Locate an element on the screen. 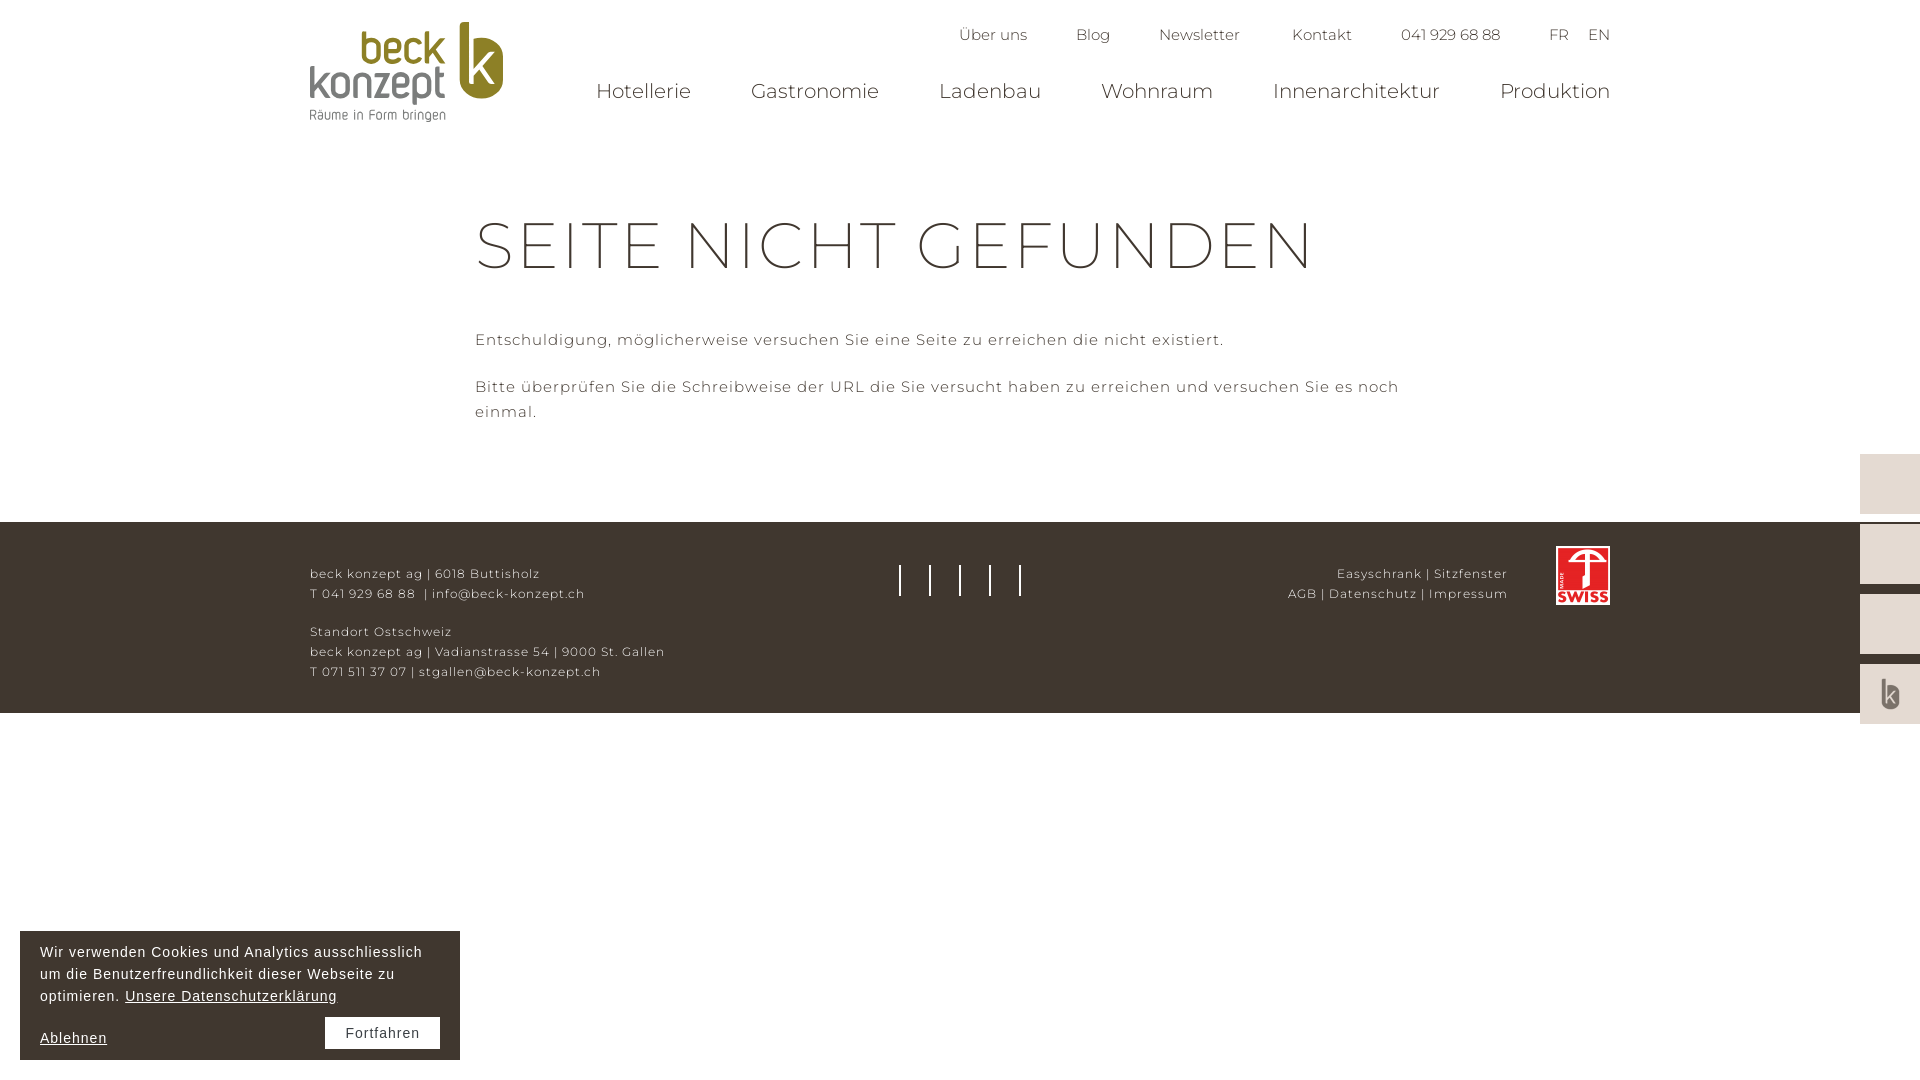 The image size is (1920, 1080). 'Sitzfenster' is located at coordinates (1470, 573).